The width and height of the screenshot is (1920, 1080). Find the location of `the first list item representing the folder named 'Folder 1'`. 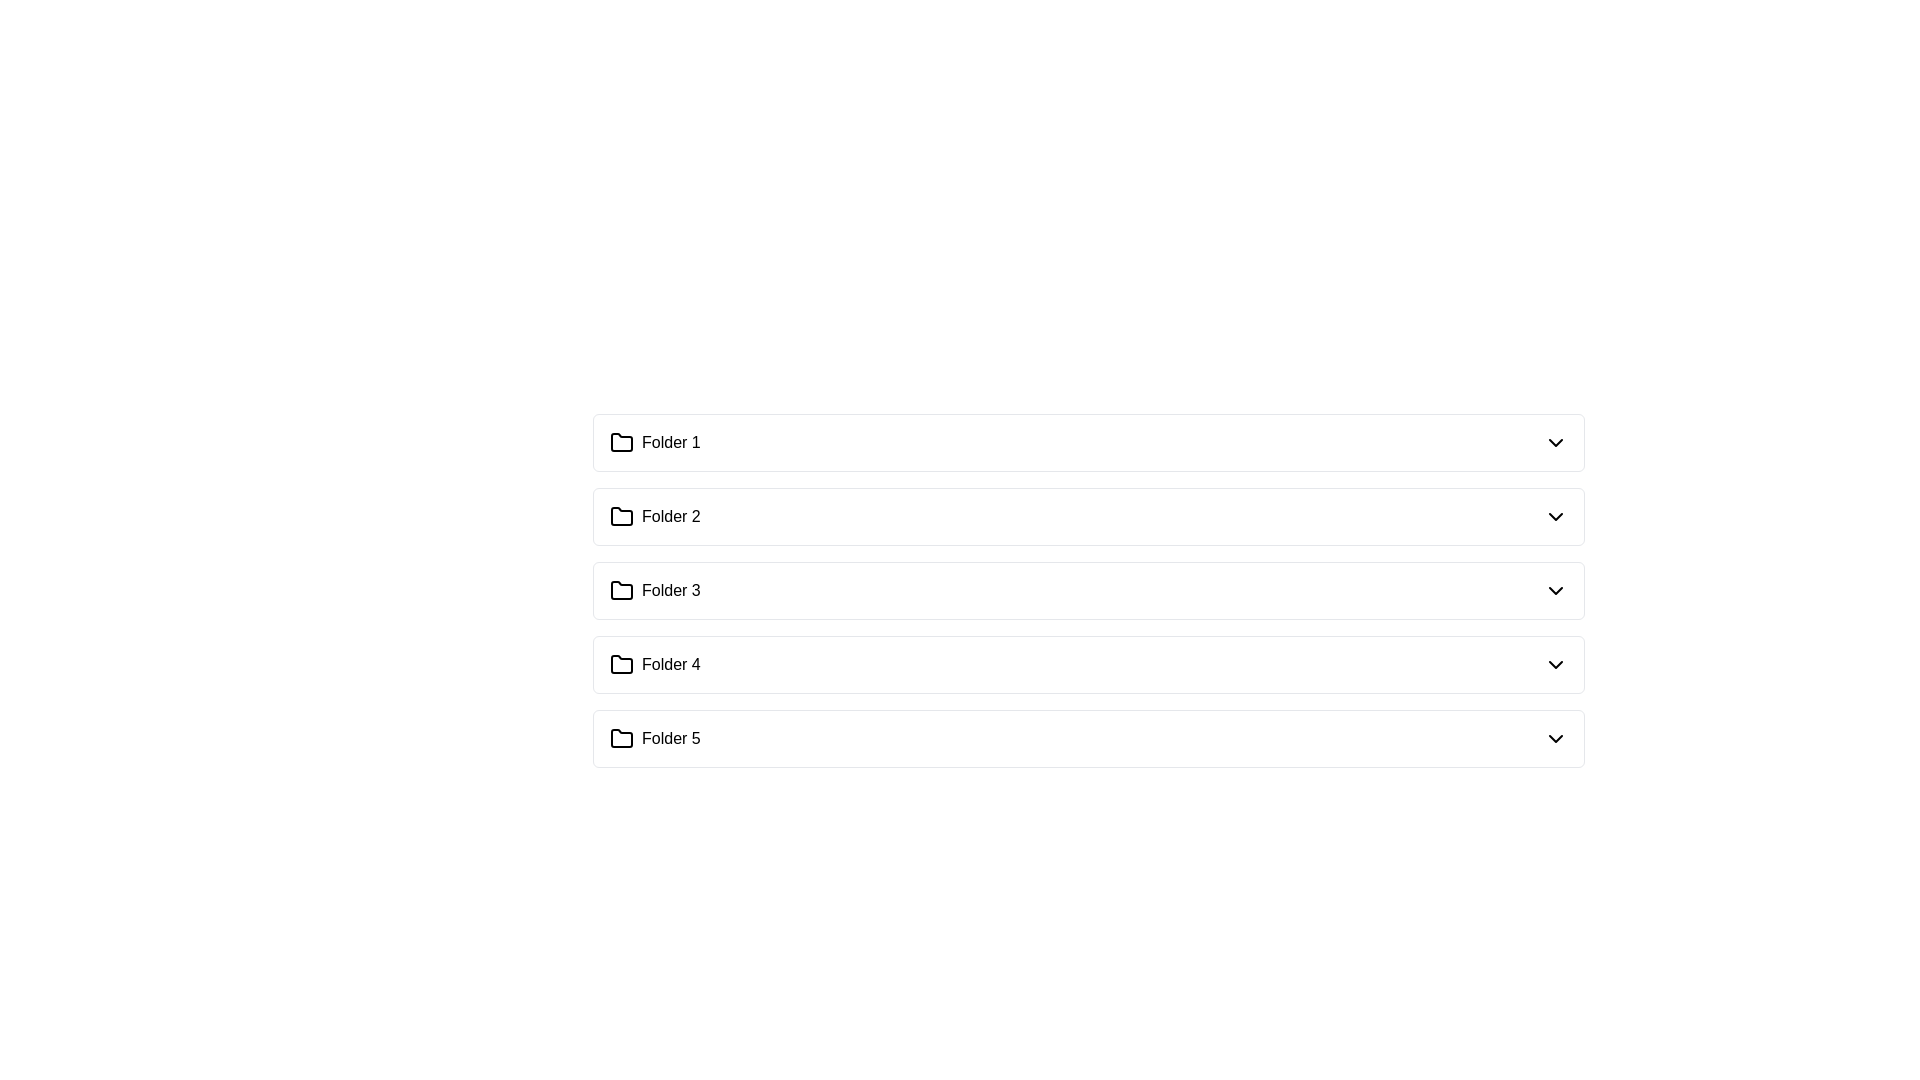

the first list item representing the folder named 'Folder 1' is located at coordinates (1088, 442).